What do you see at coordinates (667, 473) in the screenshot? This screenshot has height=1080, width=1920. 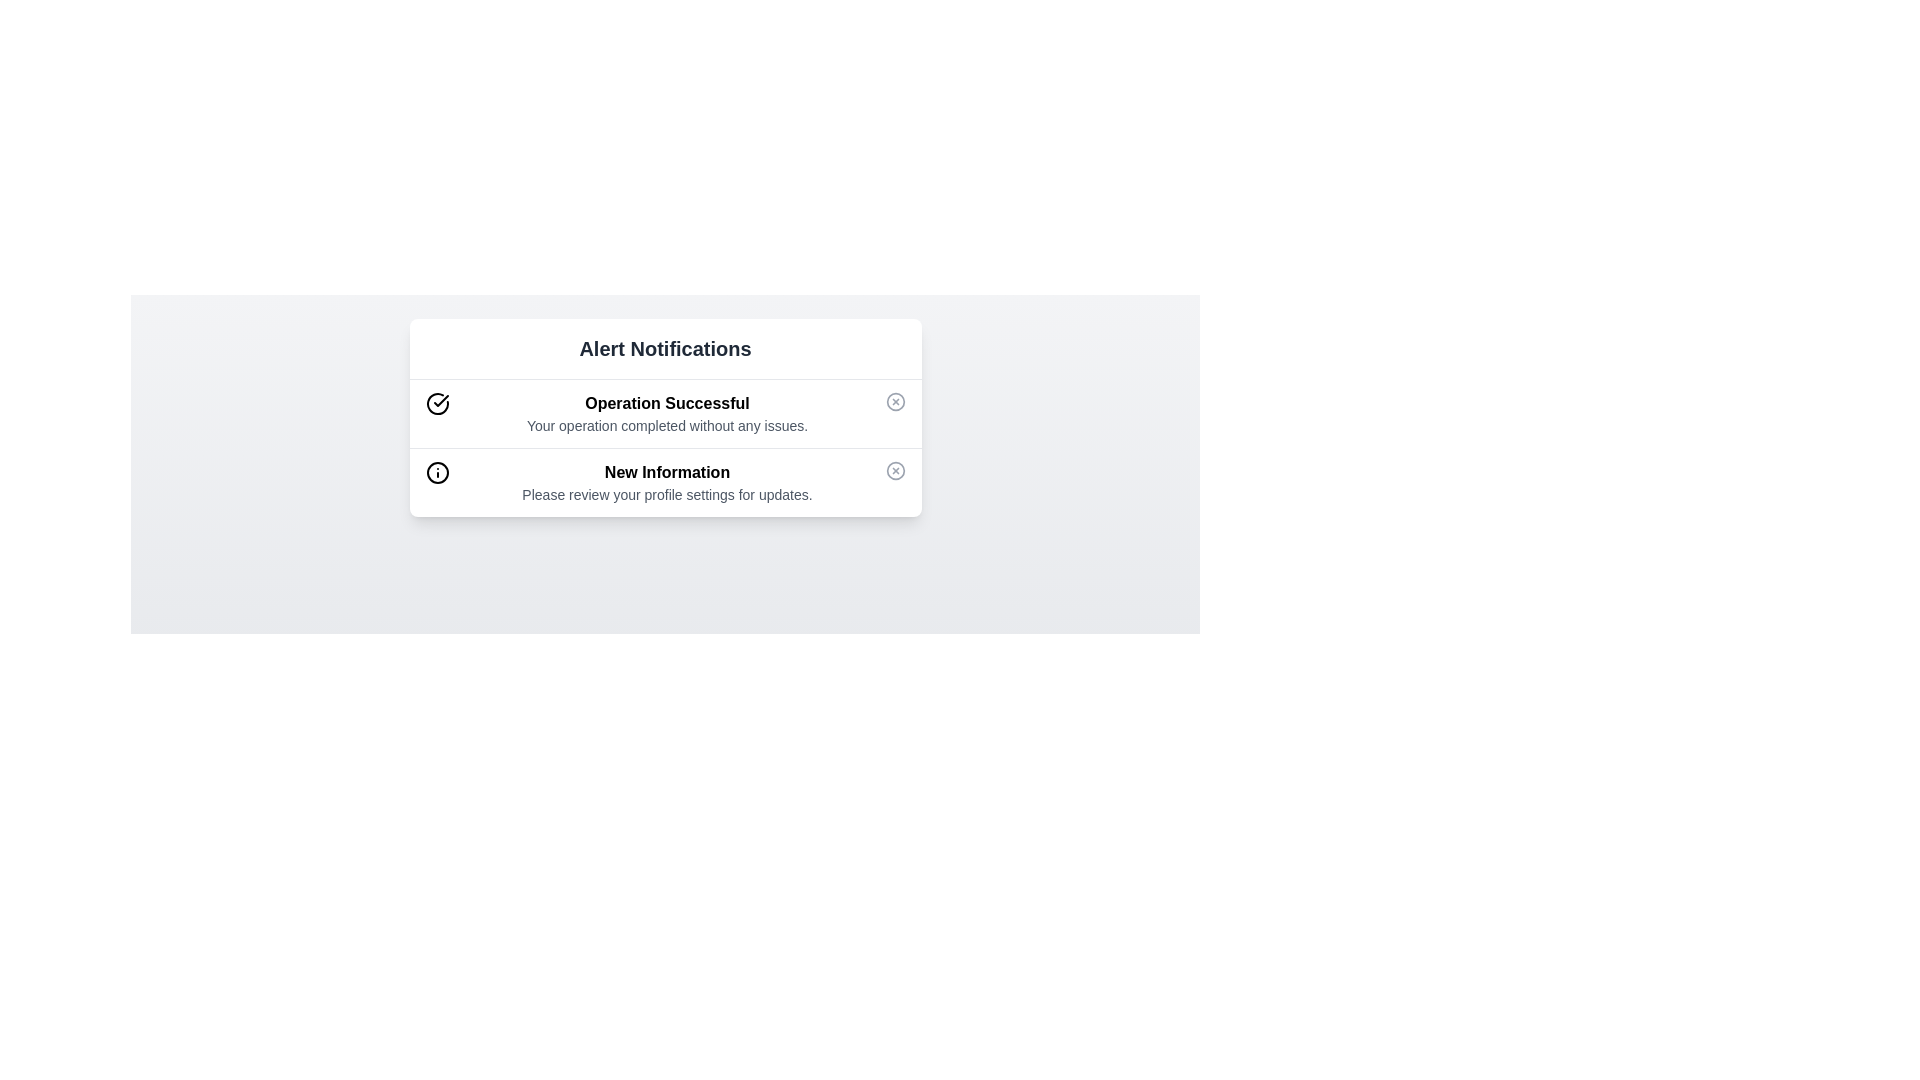 I see `text label that presents brief headline information within the 'Alert Notifications' panel, located beneath the 'Operation Successful' notification item` at bounding box center [667, 473].